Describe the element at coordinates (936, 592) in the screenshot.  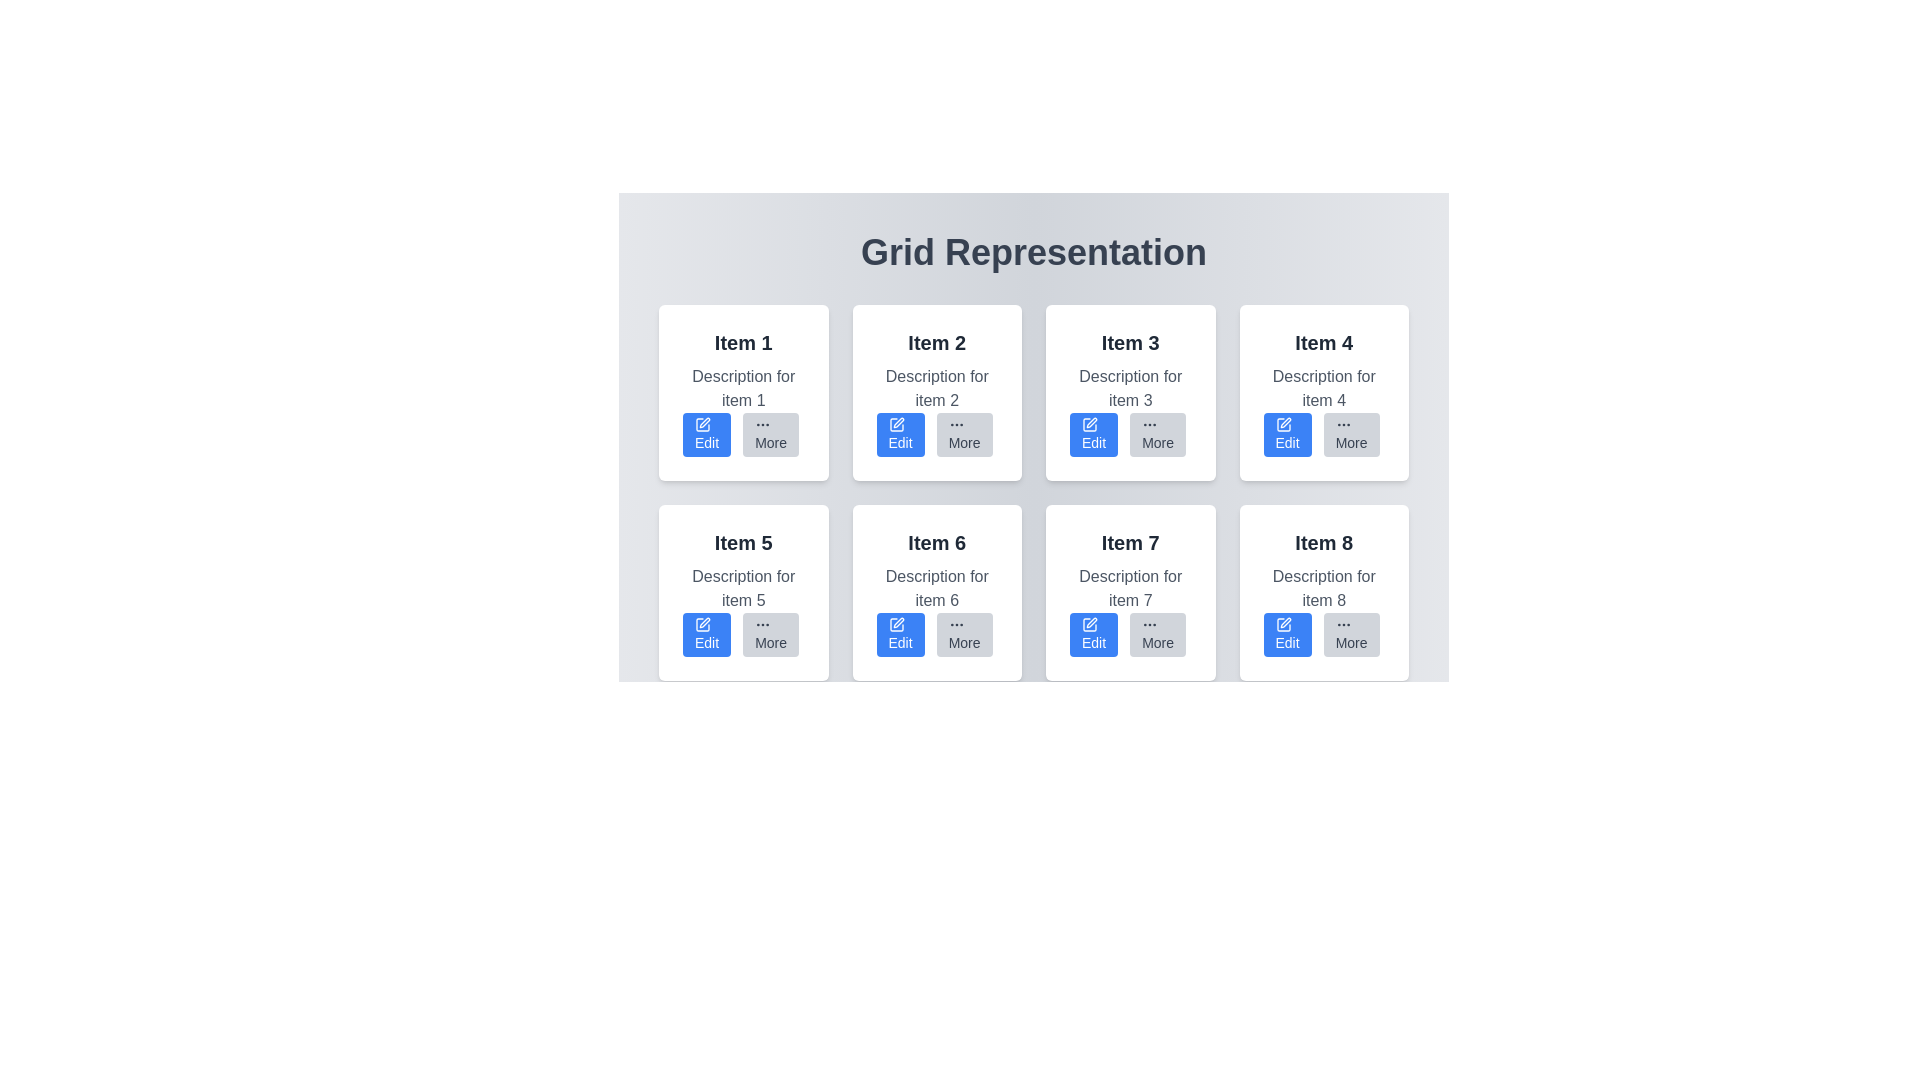
I see `the 'Edit' button located at the bottom of the card titled 'Item 6' to modify details` at that location.